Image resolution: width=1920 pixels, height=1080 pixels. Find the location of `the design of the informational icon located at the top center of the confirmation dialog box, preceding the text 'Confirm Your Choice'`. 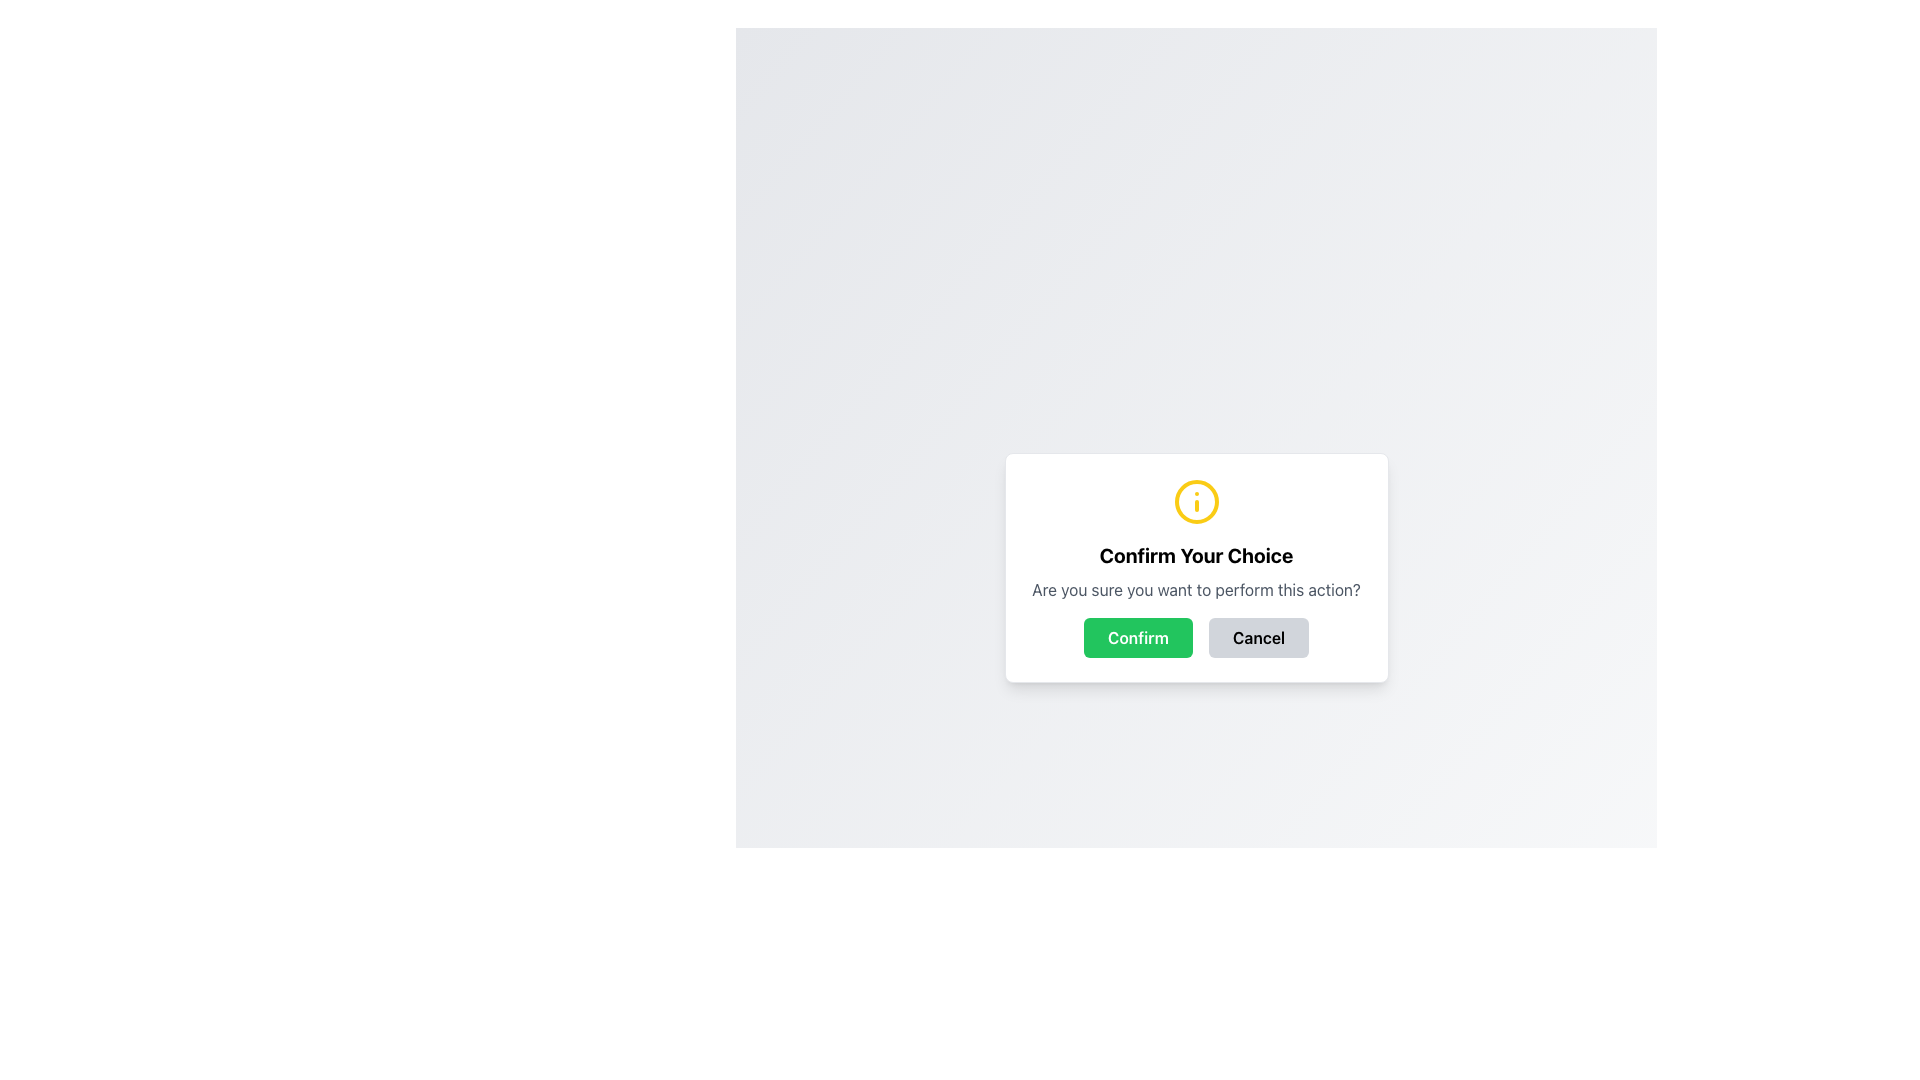

the design of the informational icon located at the top center of the confirmation dialog box, preceding the text 'Confirm Your Choice' is located at coordinates (1196, 500).